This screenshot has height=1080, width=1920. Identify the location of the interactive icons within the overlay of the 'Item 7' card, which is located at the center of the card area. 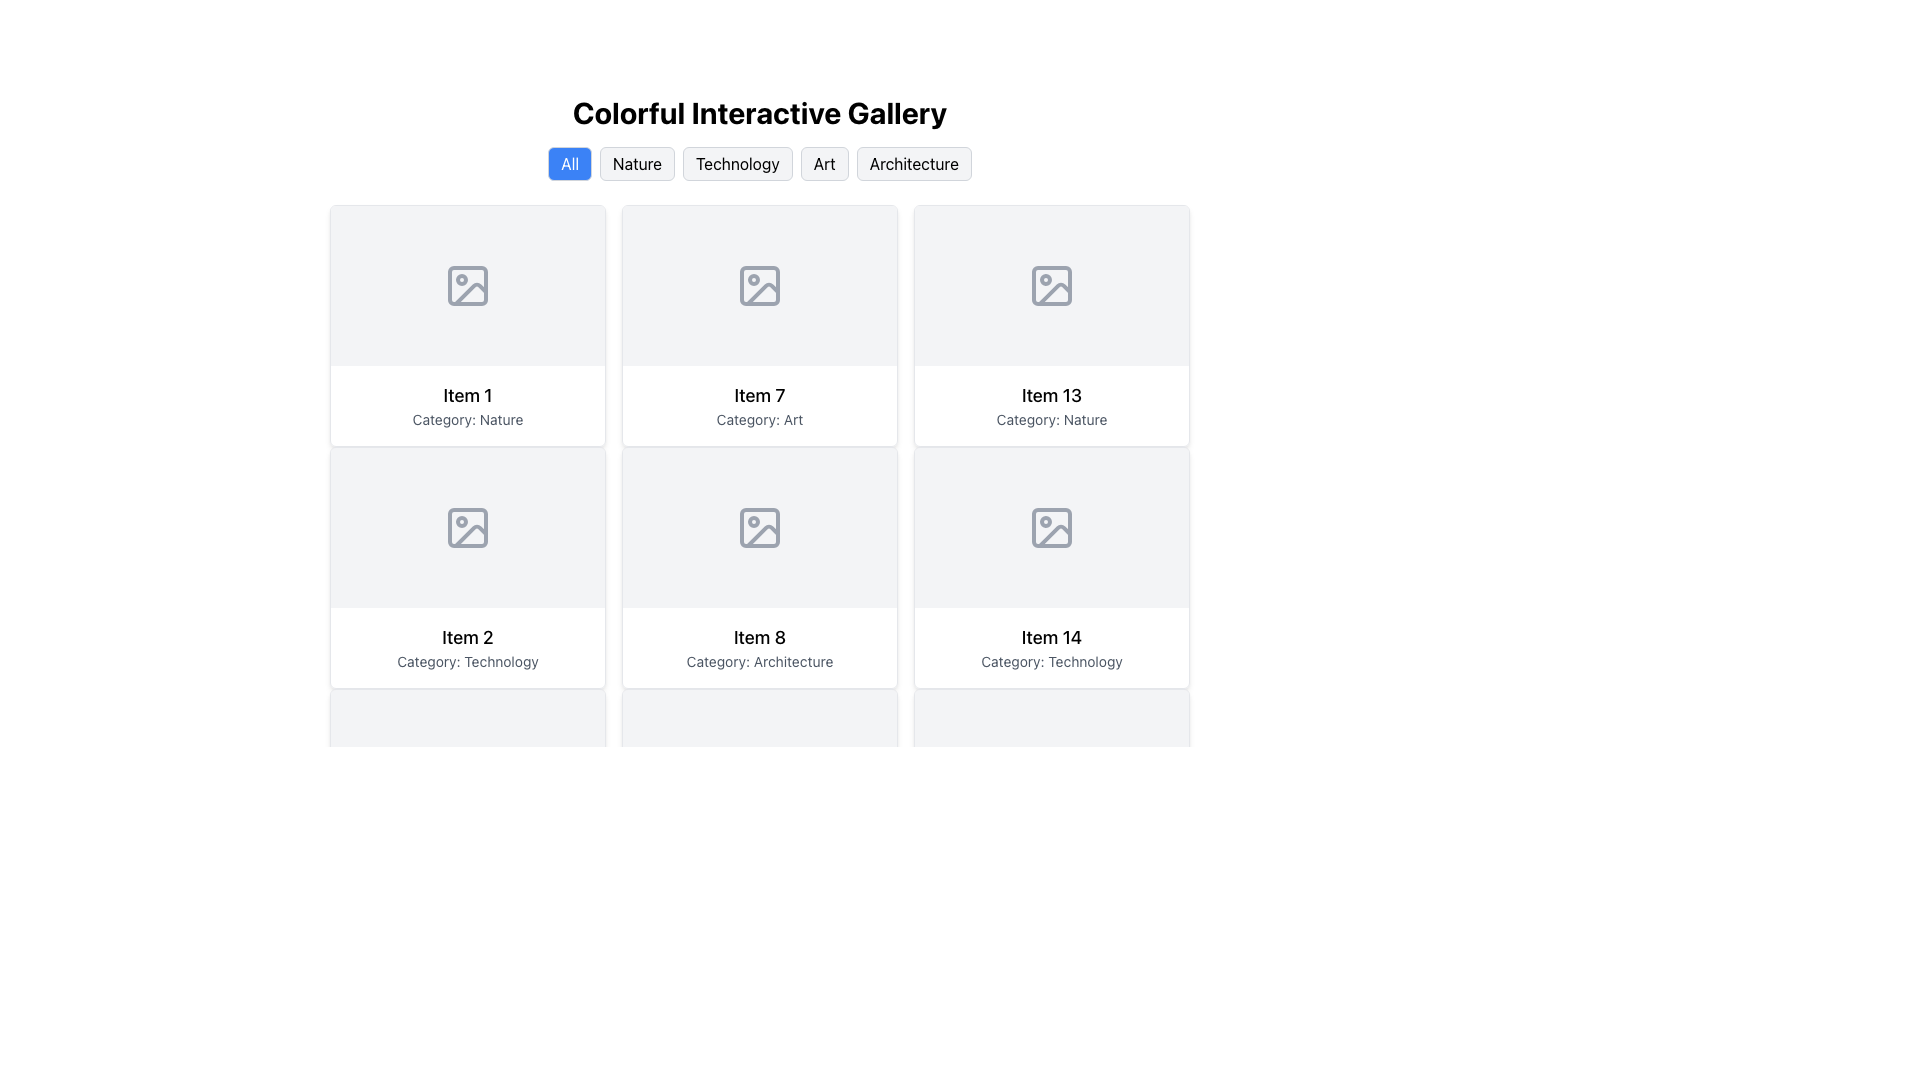
(758, 325).